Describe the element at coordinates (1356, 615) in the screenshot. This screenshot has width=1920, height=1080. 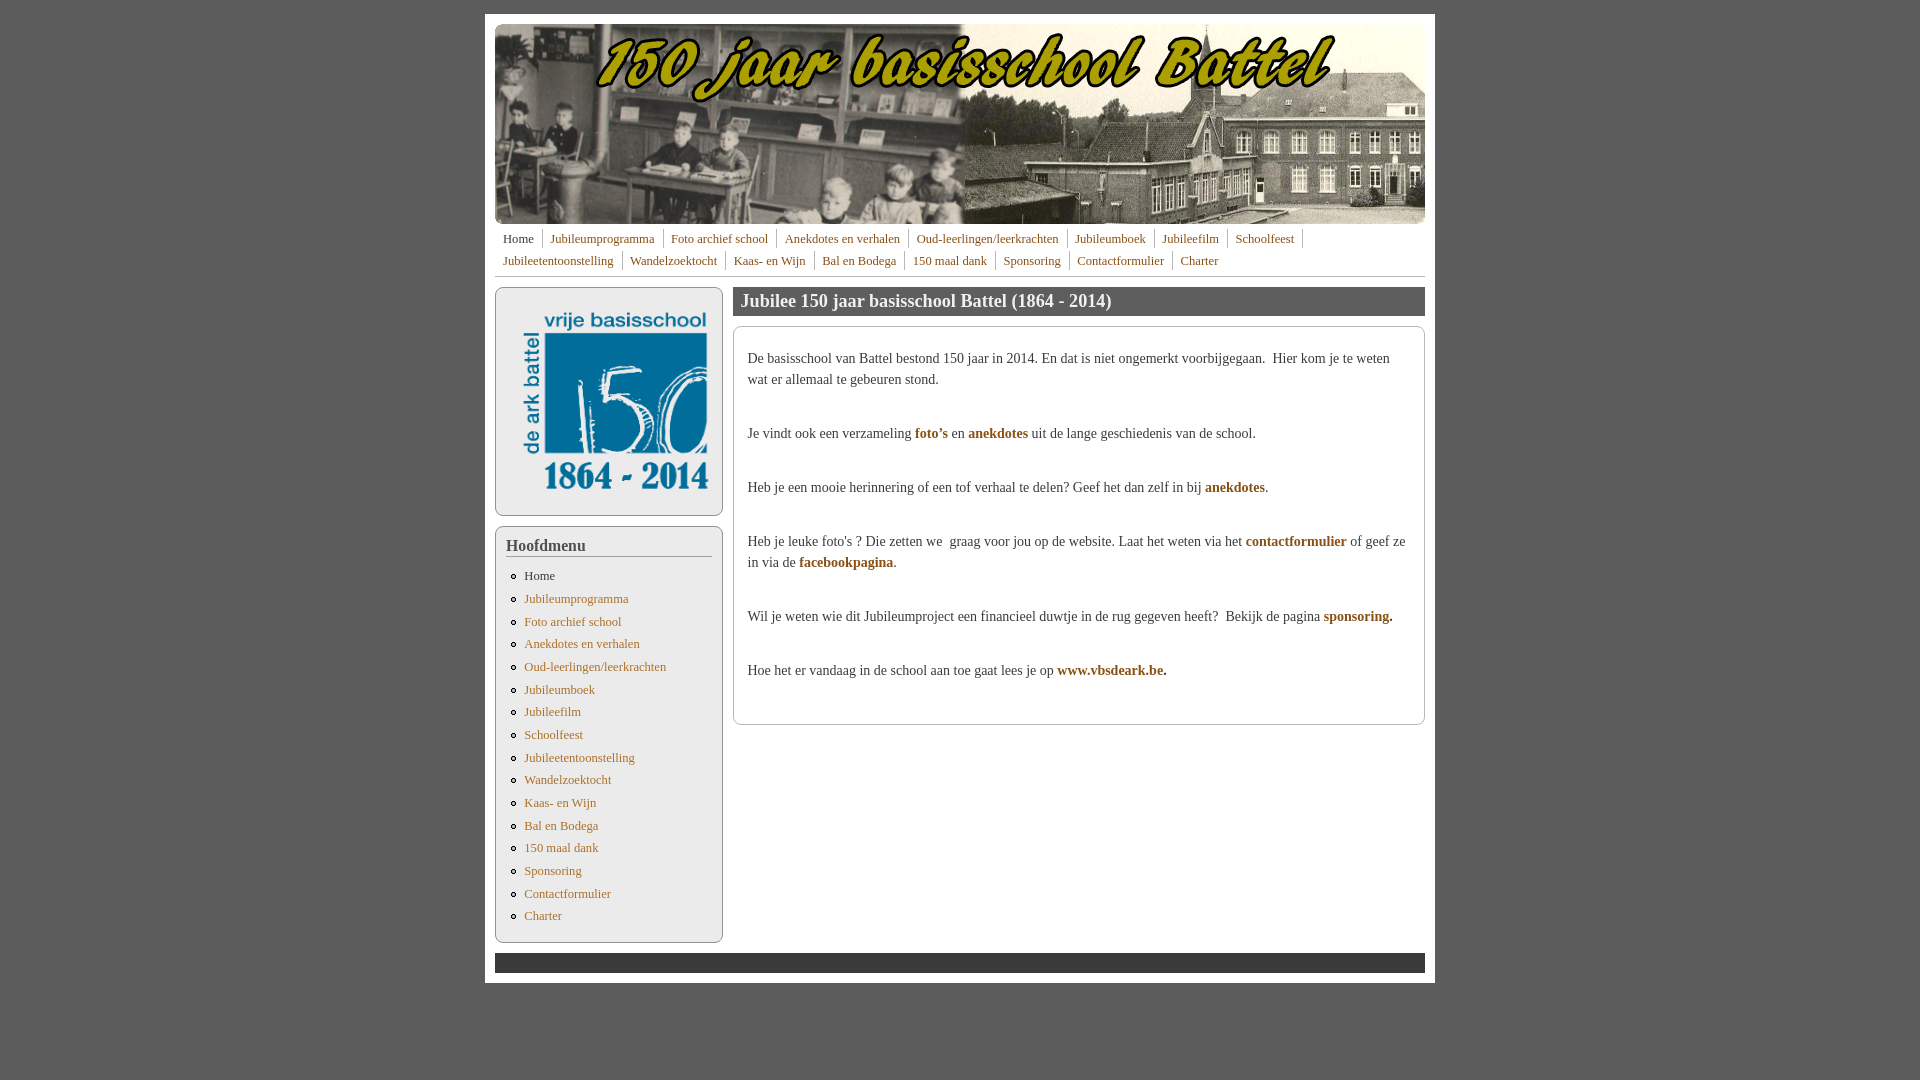
I see `'sponsoring'` at that location.